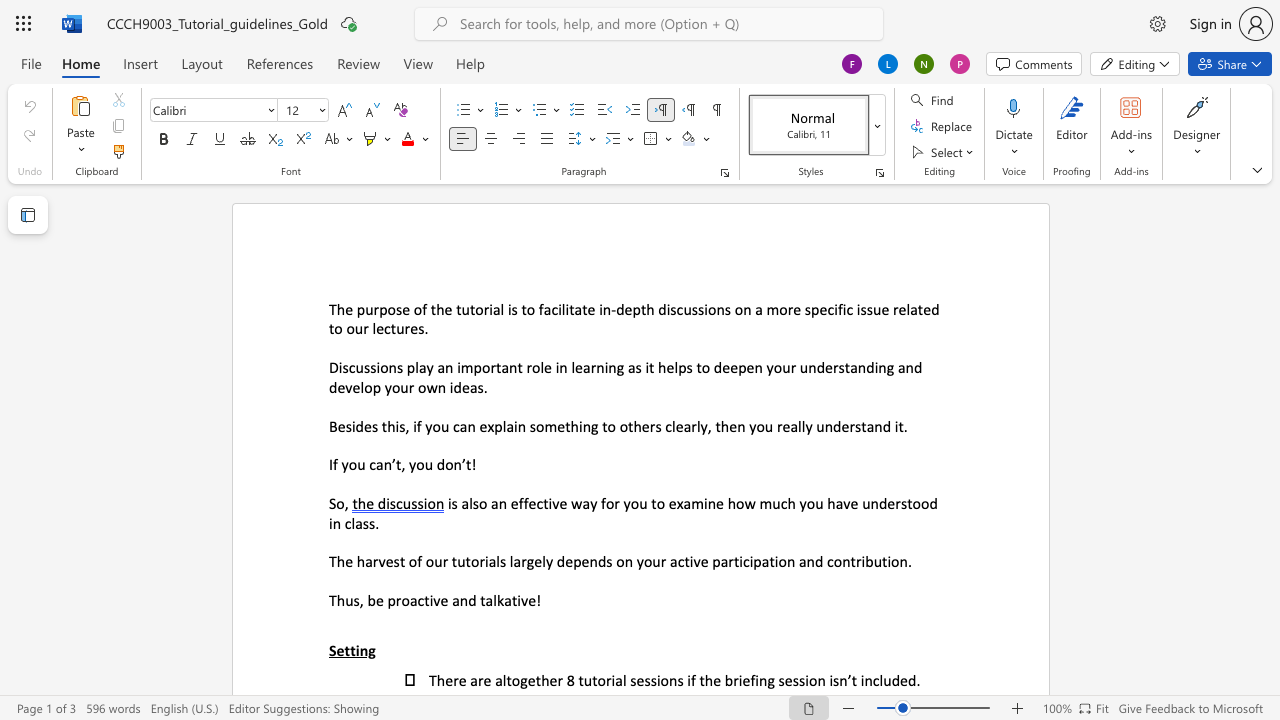  Describe the element at coordinates (843, 502) in the screenshot. I see `the space between the continuous character "a" and "v" in the text` at that location.